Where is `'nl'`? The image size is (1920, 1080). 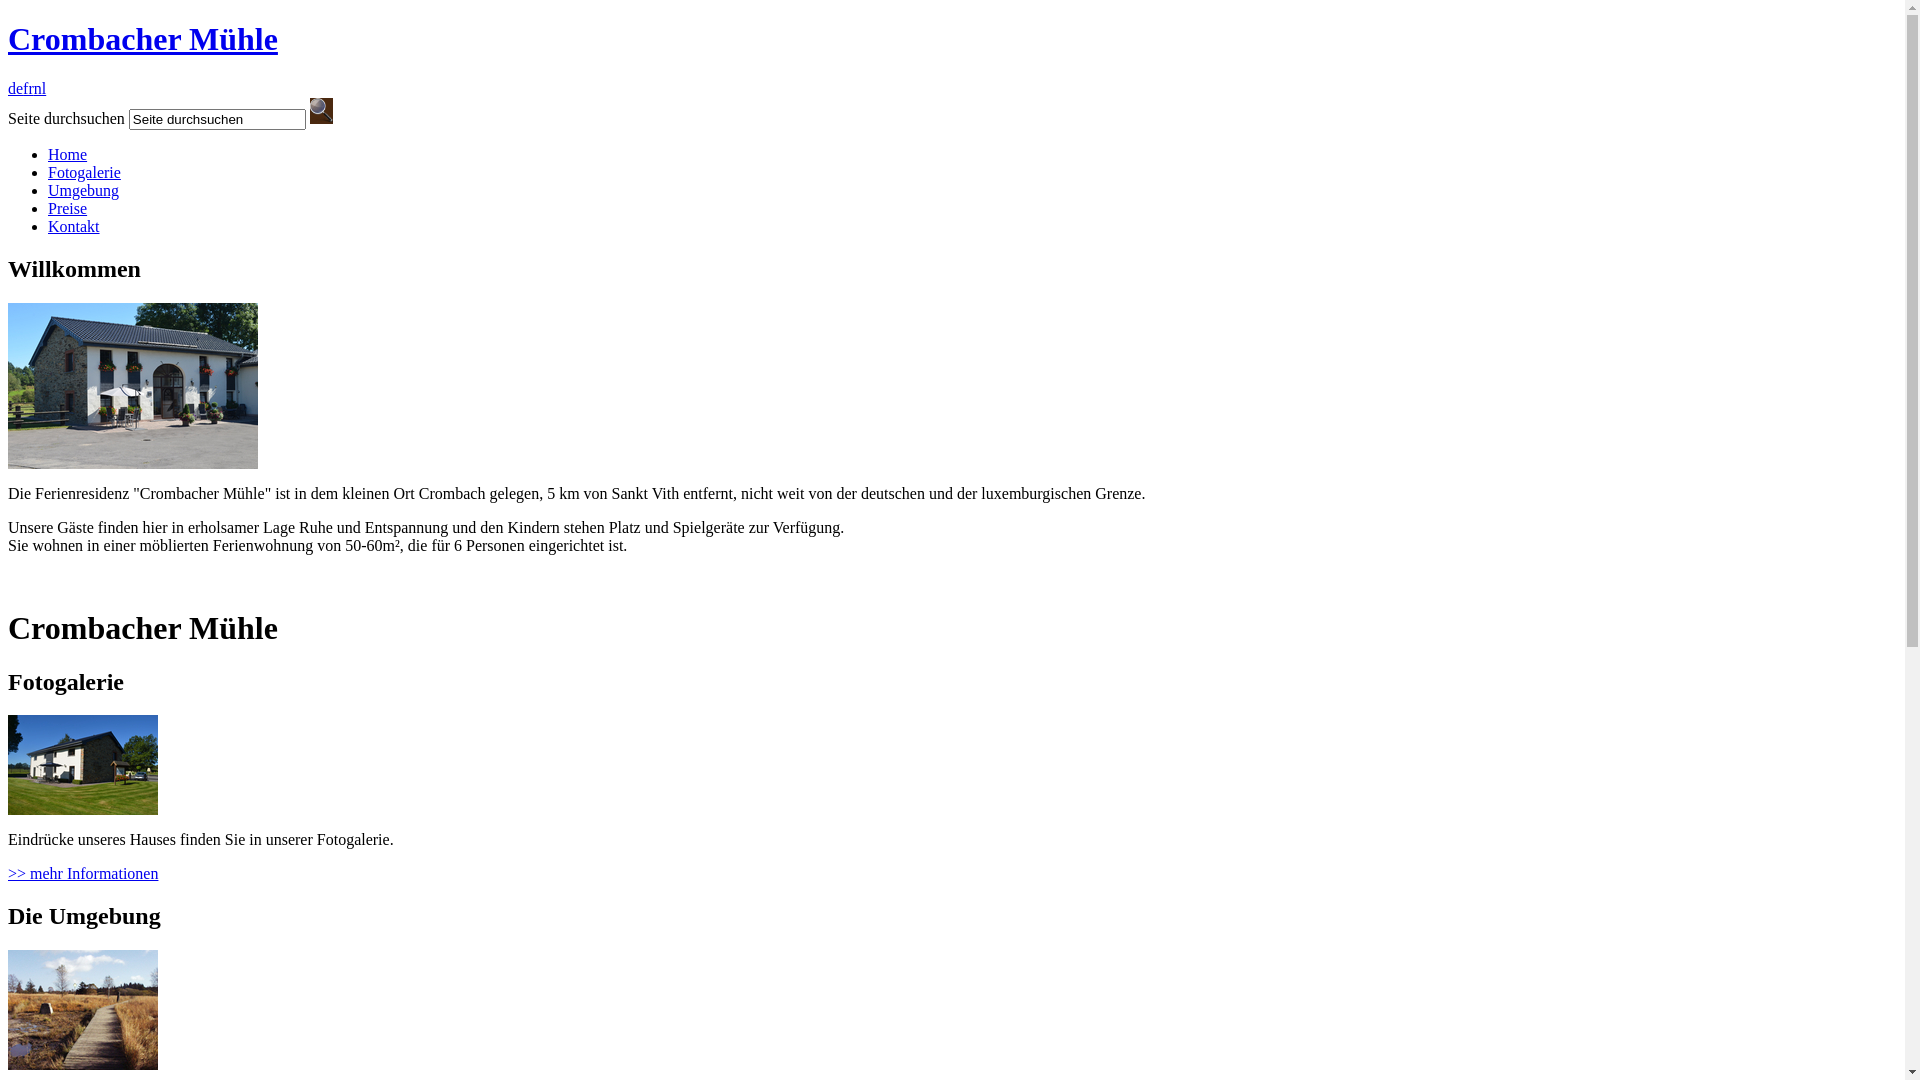
'nl' is located at coordinates (39, 87).